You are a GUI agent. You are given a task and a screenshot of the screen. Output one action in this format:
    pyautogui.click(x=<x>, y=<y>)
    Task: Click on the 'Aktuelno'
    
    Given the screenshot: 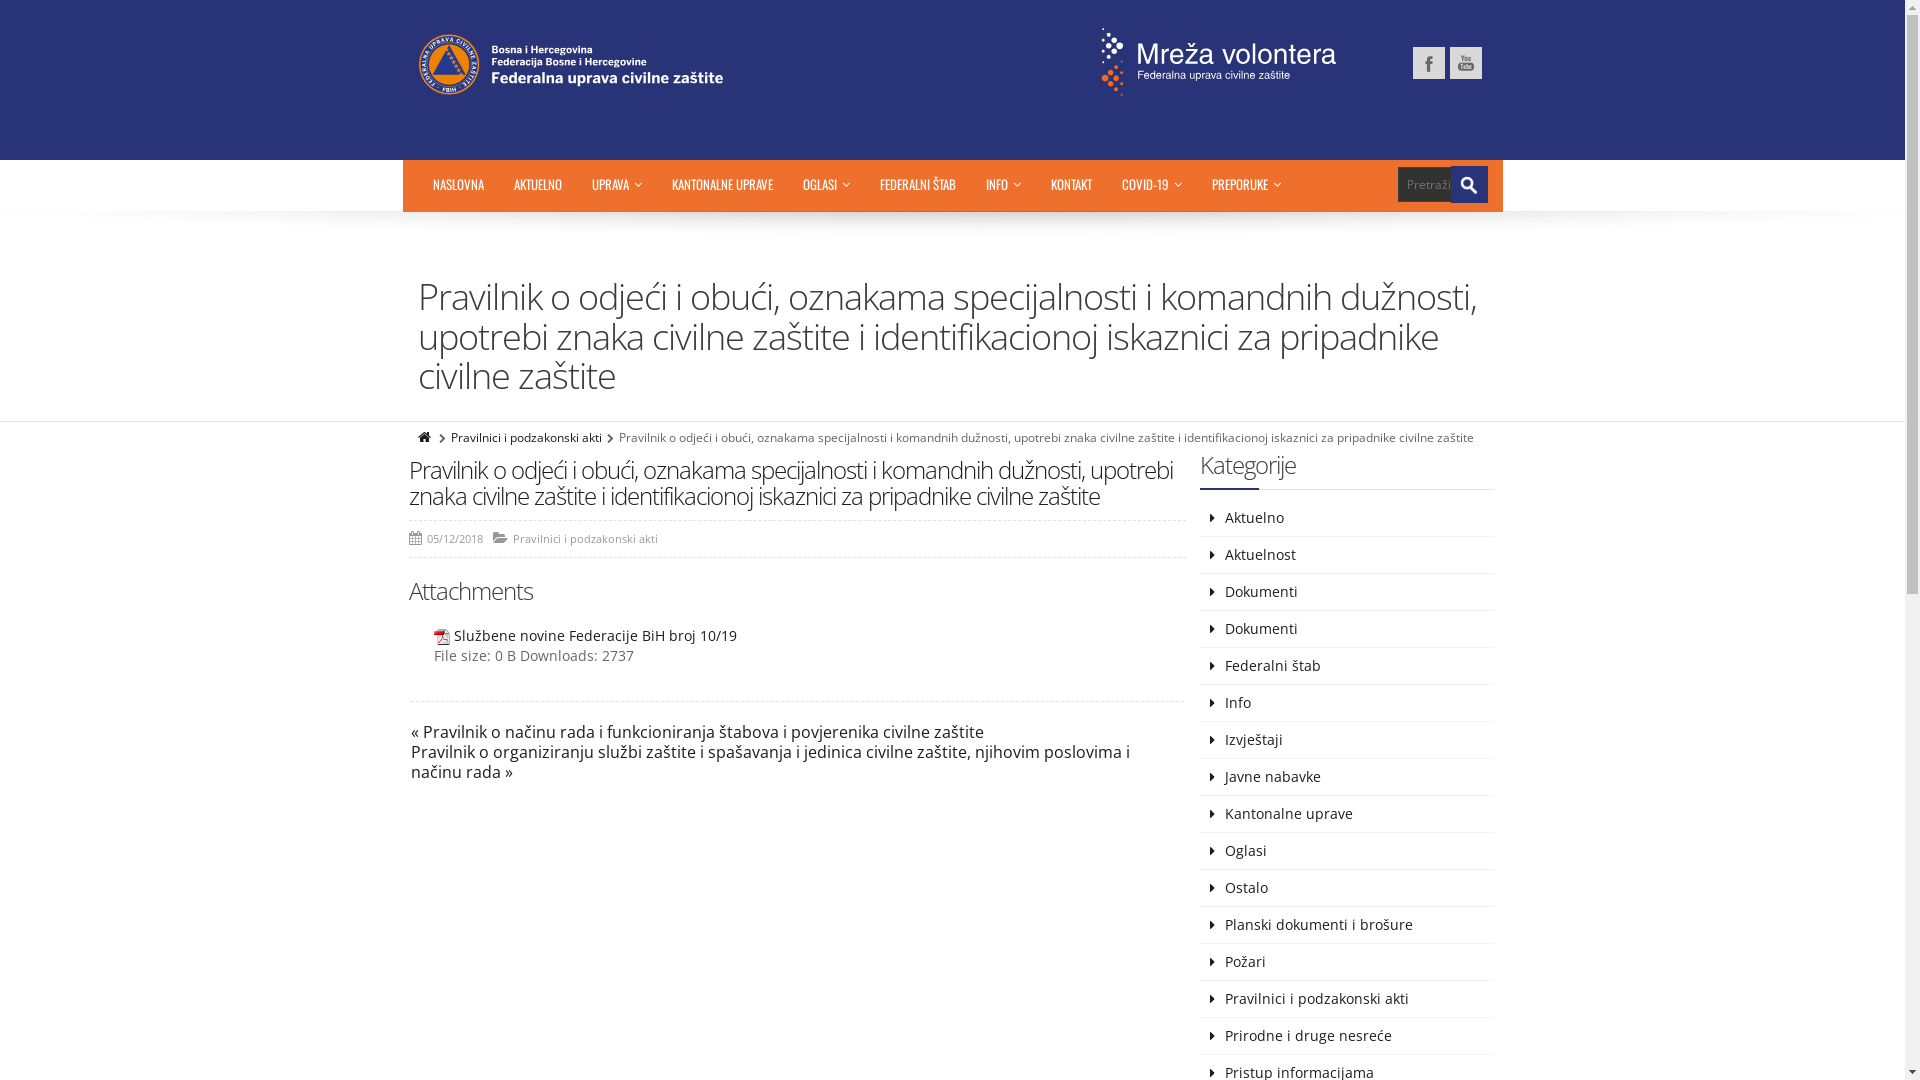 What is the action you would take?
    pyautogui.click(x=1347, y=517)
    